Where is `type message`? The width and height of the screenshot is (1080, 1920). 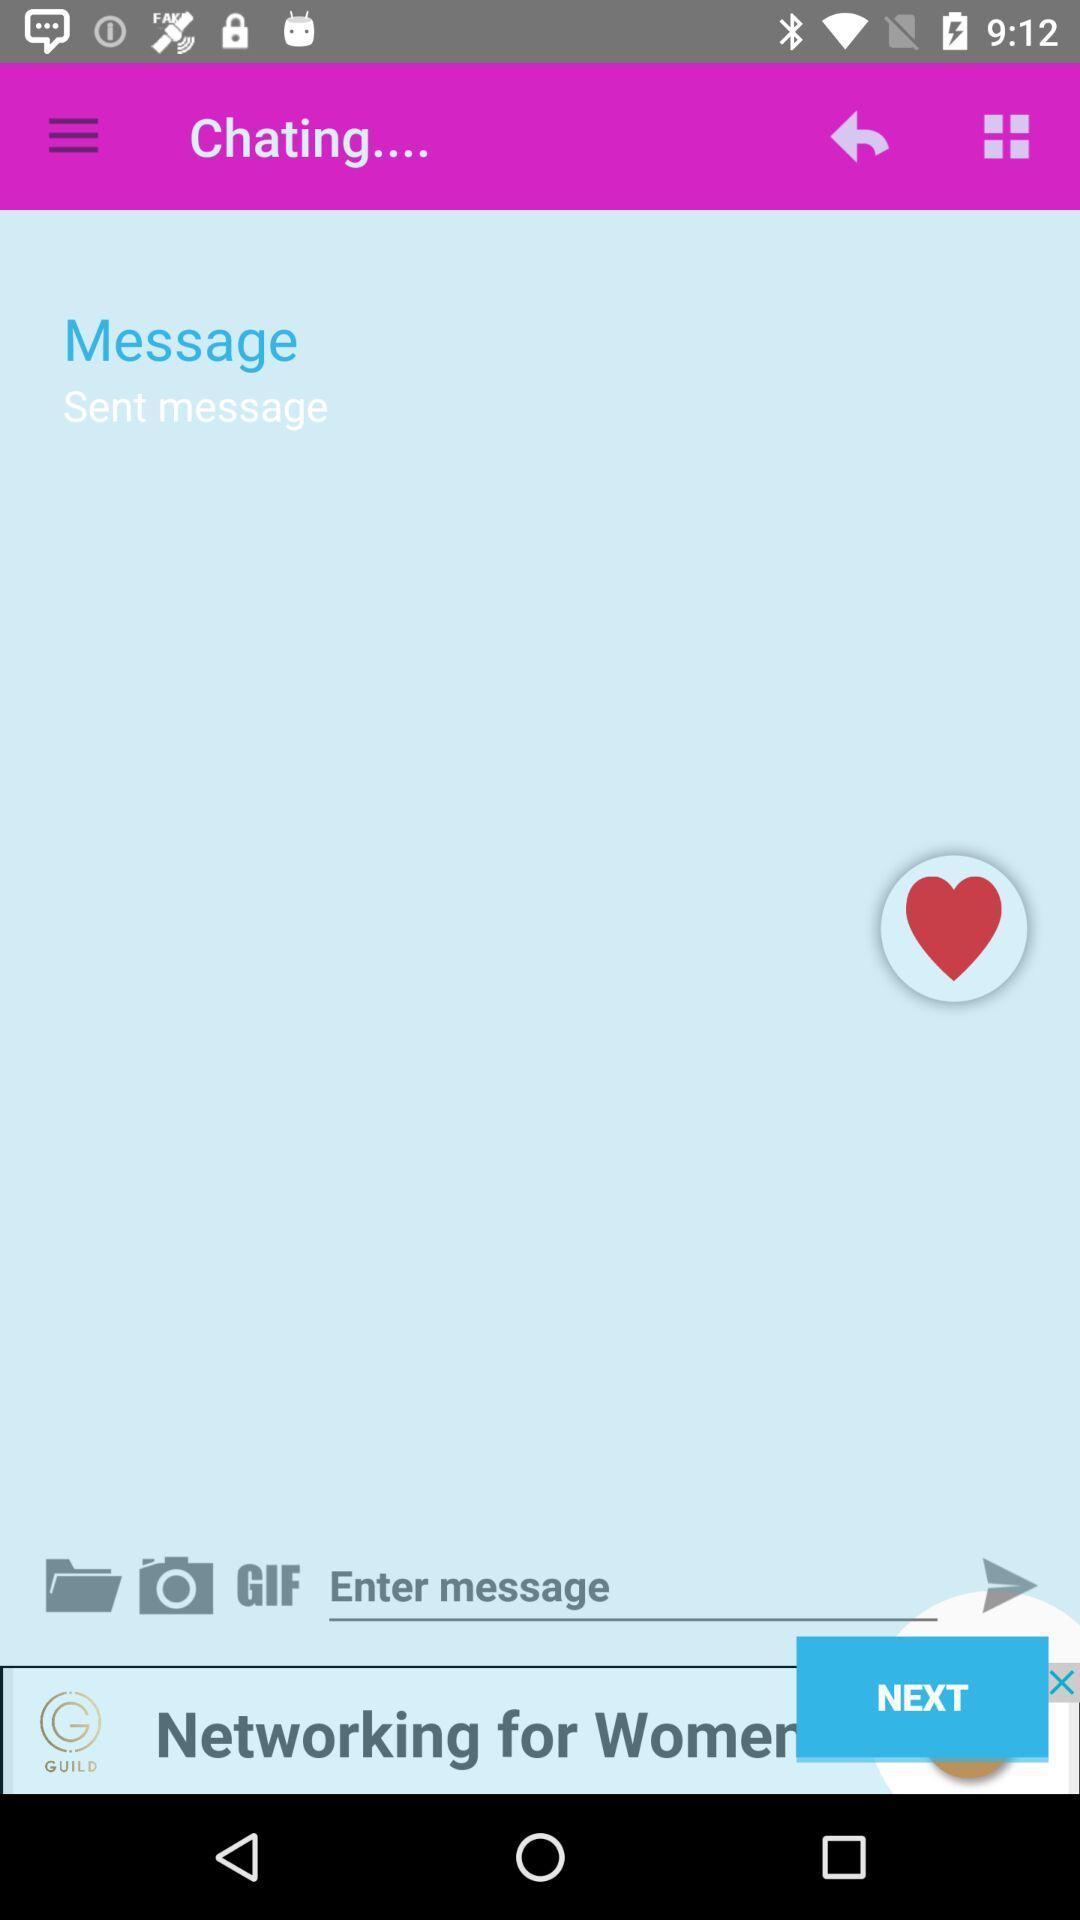 type message is located at coordinates (633, 1584).